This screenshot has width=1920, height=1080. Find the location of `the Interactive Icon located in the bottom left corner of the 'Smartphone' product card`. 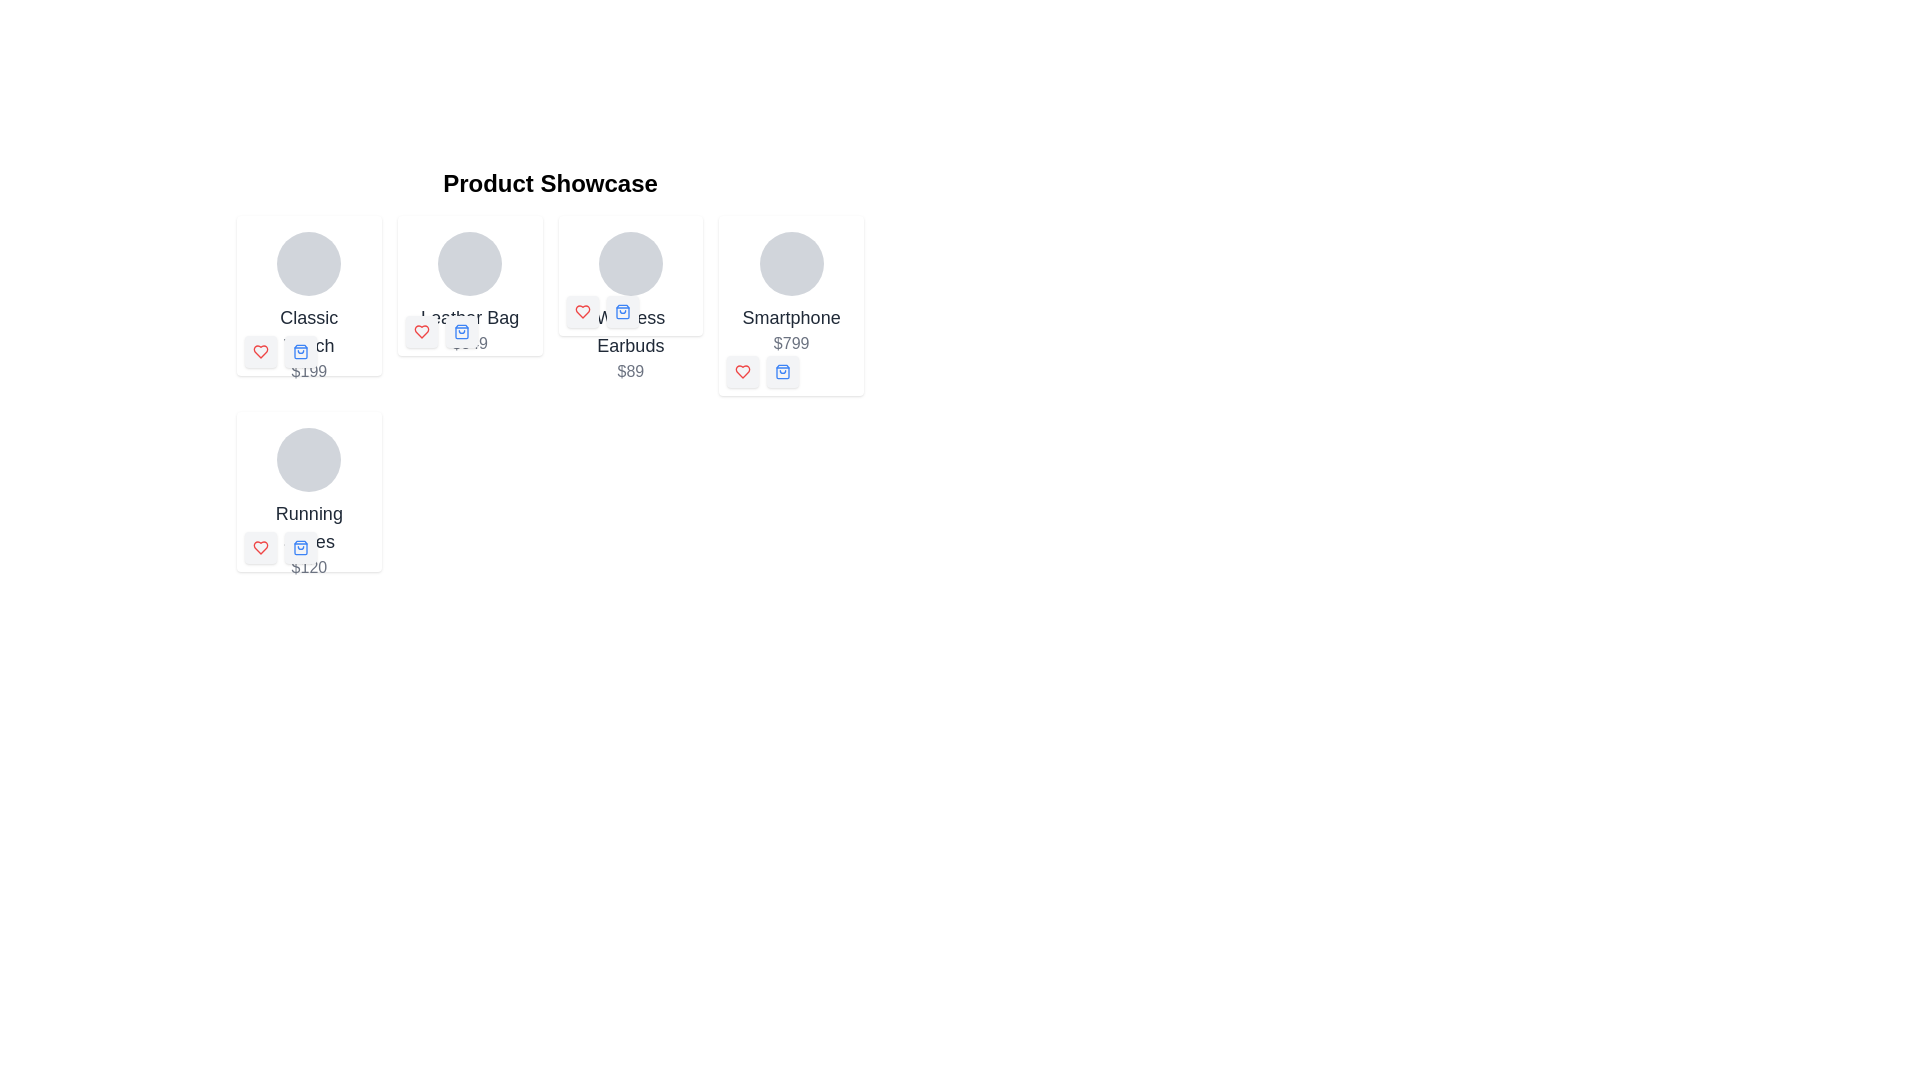

the Interactive Icon located in the bottom left corner of the 'Smartphone' product card is located at coordinates (782, 371).